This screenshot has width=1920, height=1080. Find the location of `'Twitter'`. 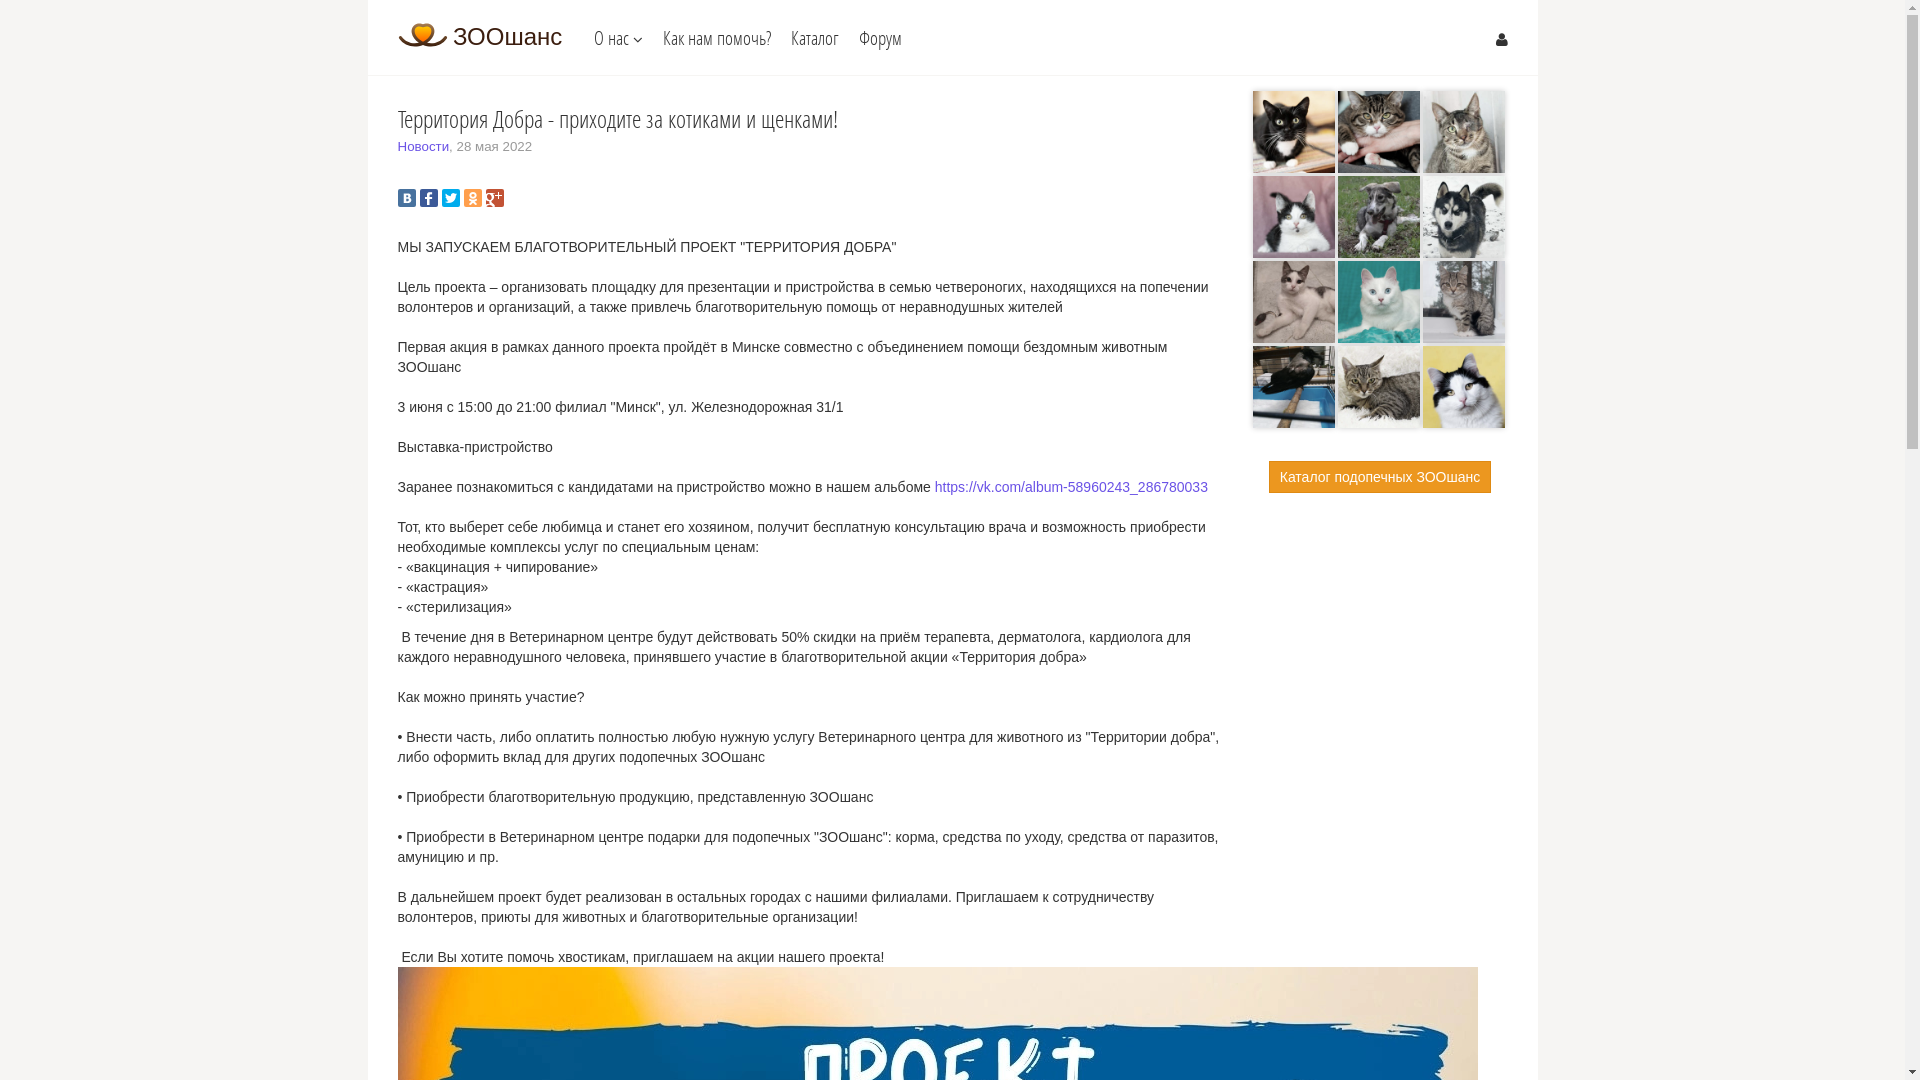

'Twitter' is located at coordinates (450, 197).